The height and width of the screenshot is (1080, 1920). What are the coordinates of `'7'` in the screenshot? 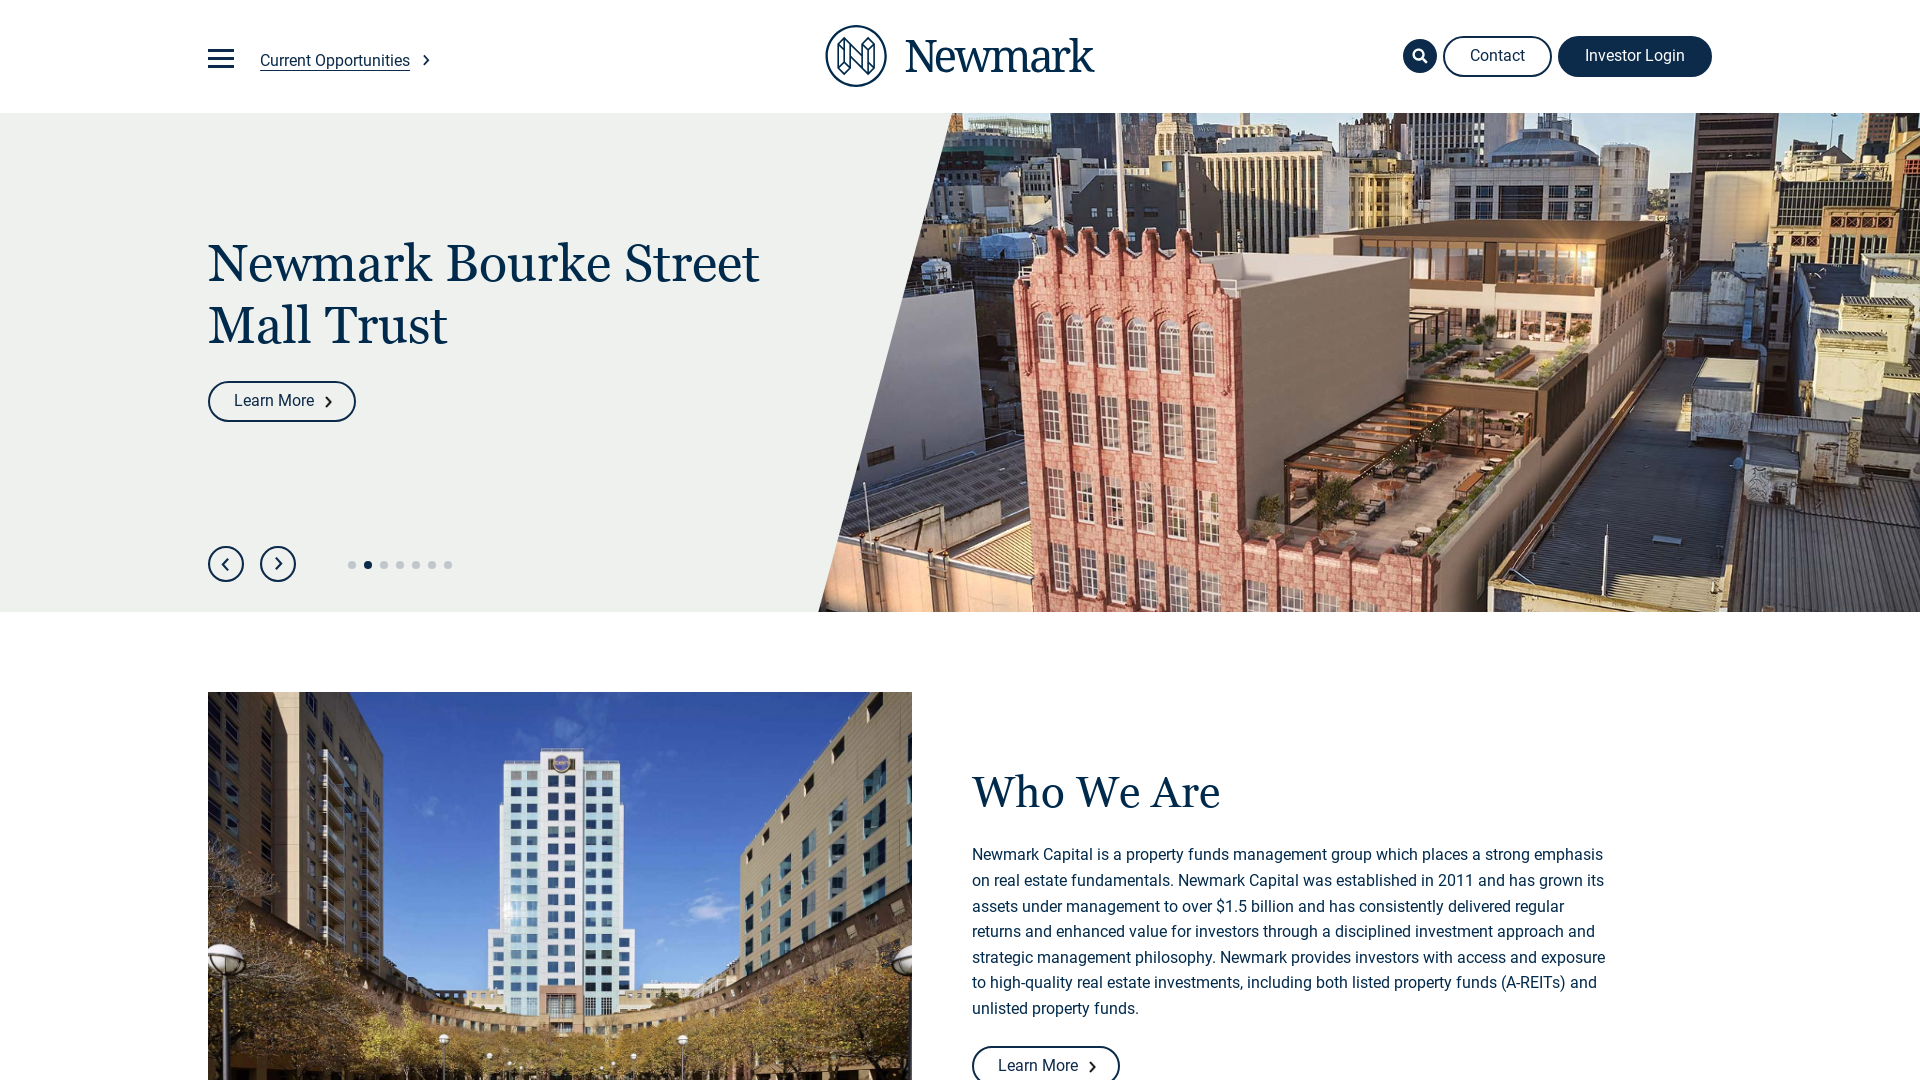 It's located at (449, 562).